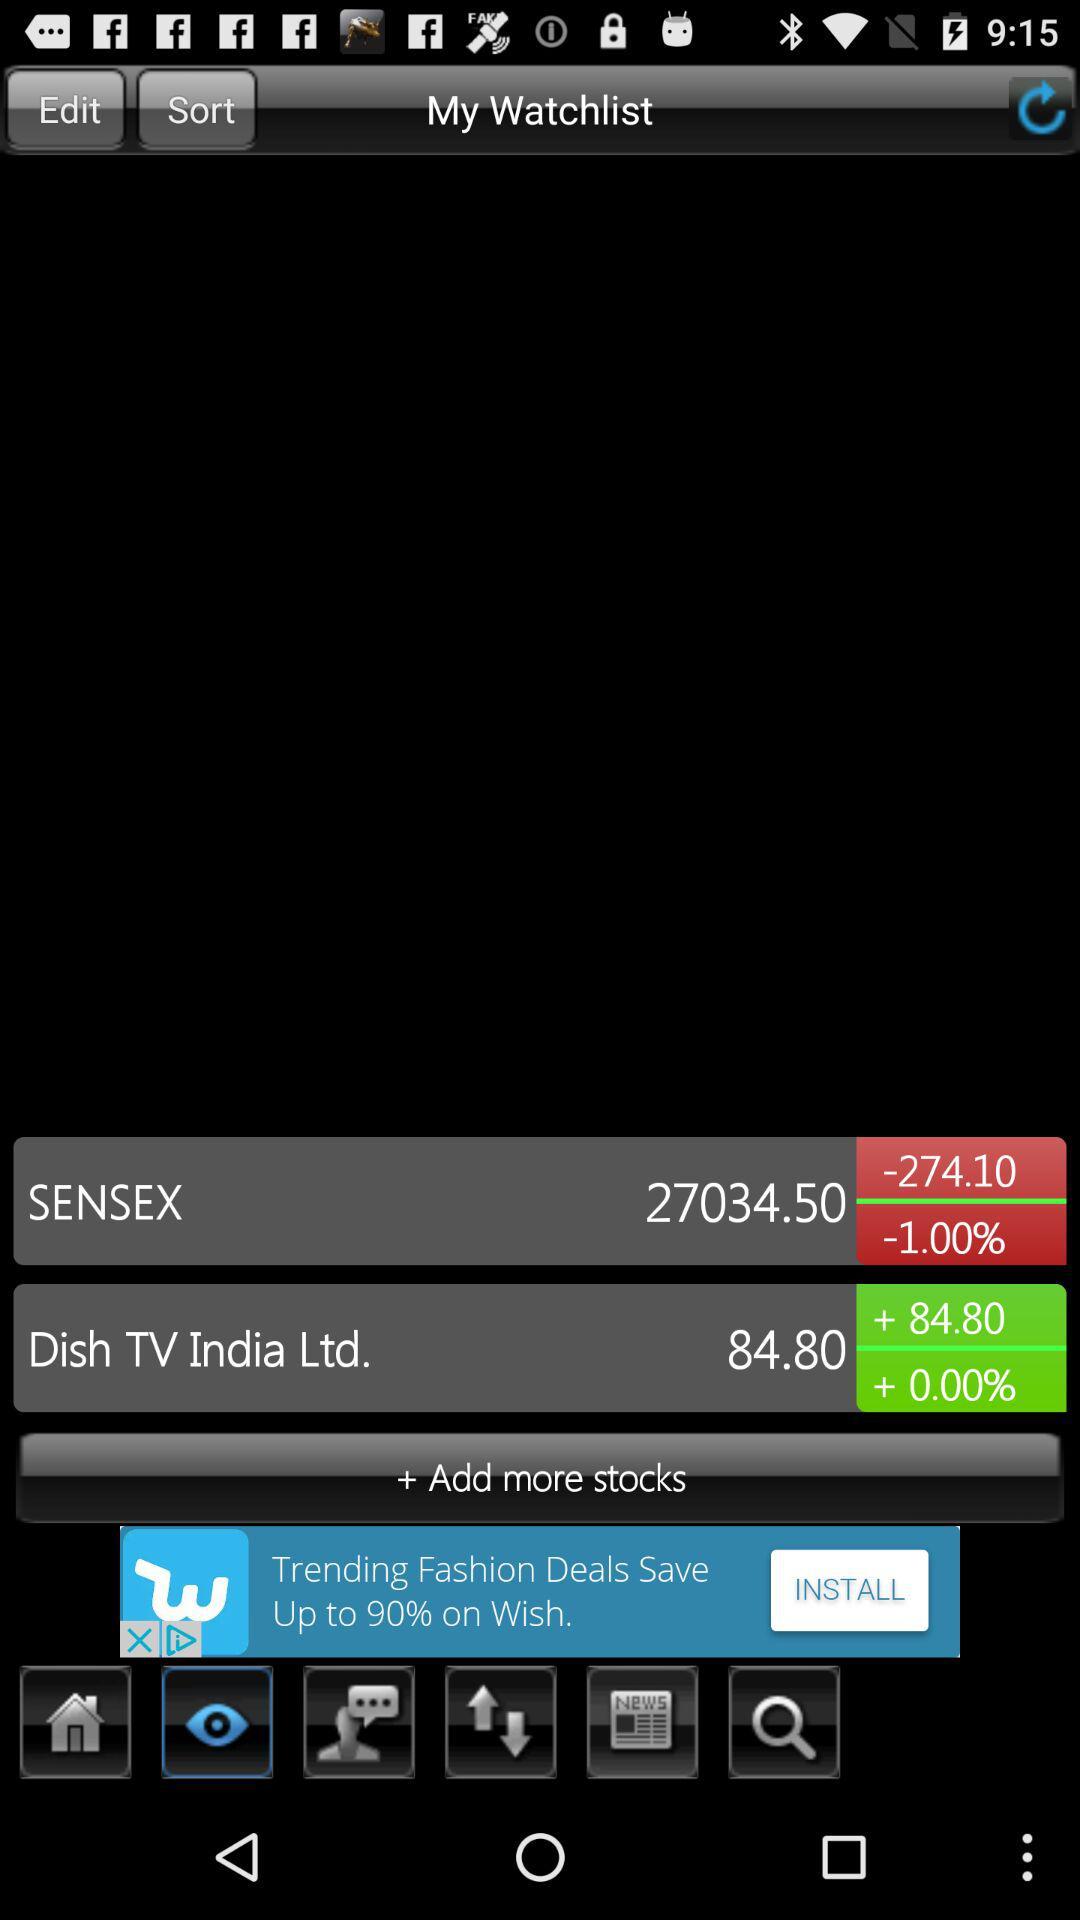  What do you see at coordinates (217, 1848) in the screenshot?
I see `the visibility icon` at bounding box center [217, 1848].